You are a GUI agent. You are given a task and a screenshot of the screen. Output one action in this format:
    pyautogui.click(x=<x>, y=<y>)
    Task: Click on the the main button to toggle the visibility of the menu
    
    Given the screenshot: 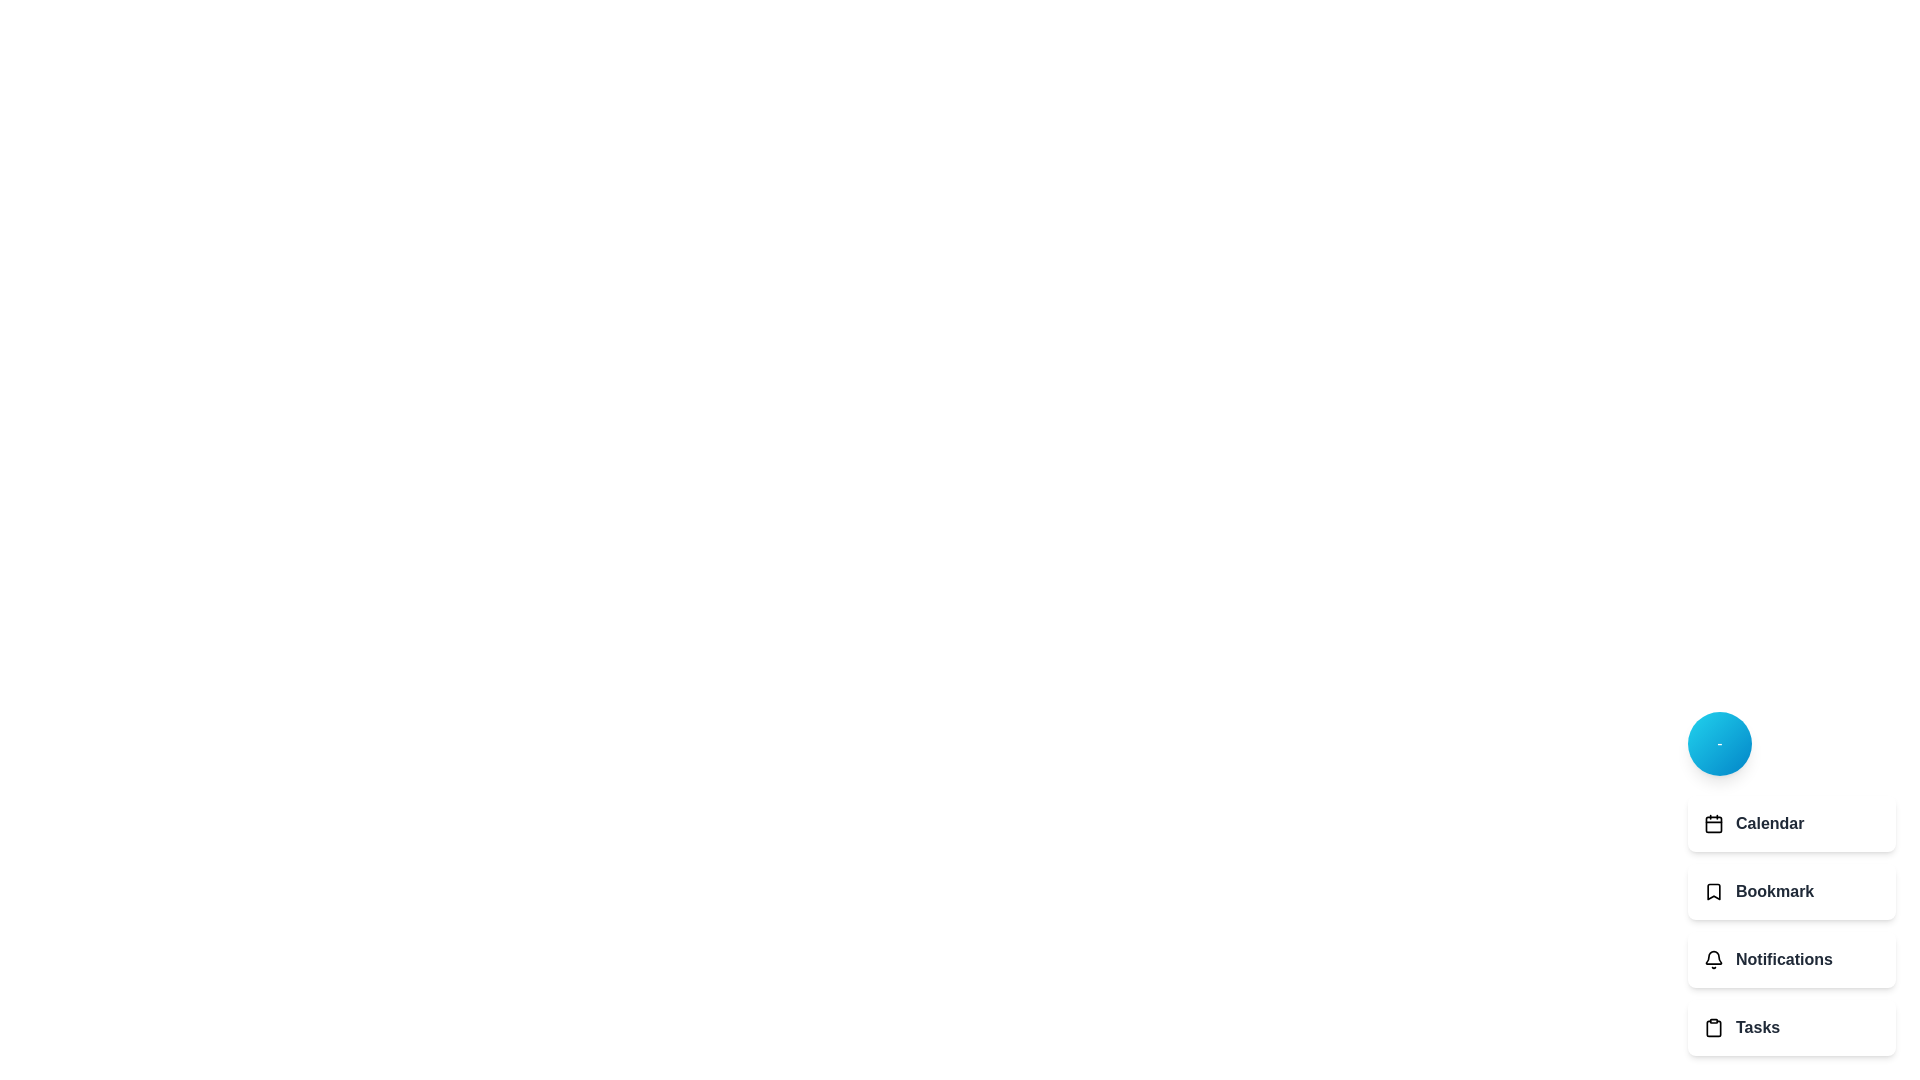 What is the action you would take?
    pyautogui.click(x=1718, y=744)
    